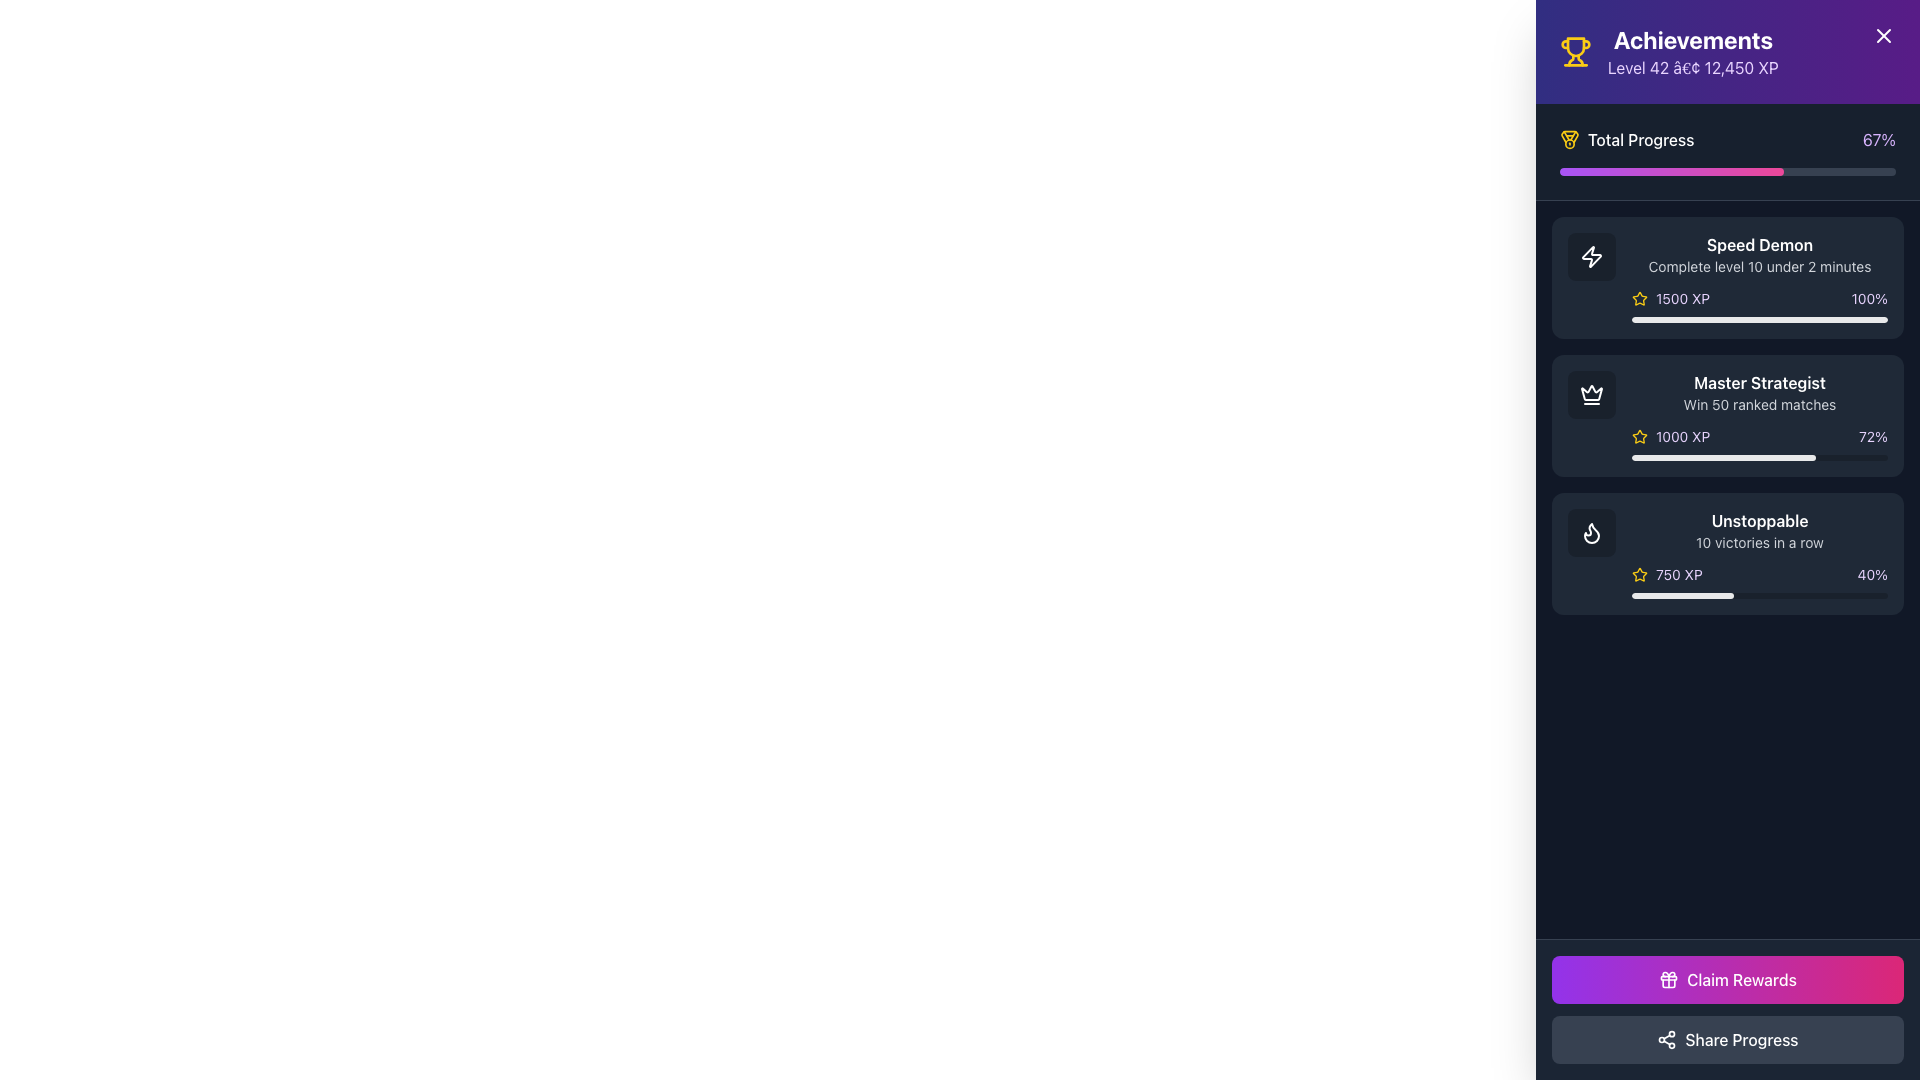 Image resolution: width=1920 pixels, height=1080 pixels. I want to click on the text displaying '750 XP' with an adjacent star-shaped icon in the 'Unstoppable' achievement section, so click(1667, 574).